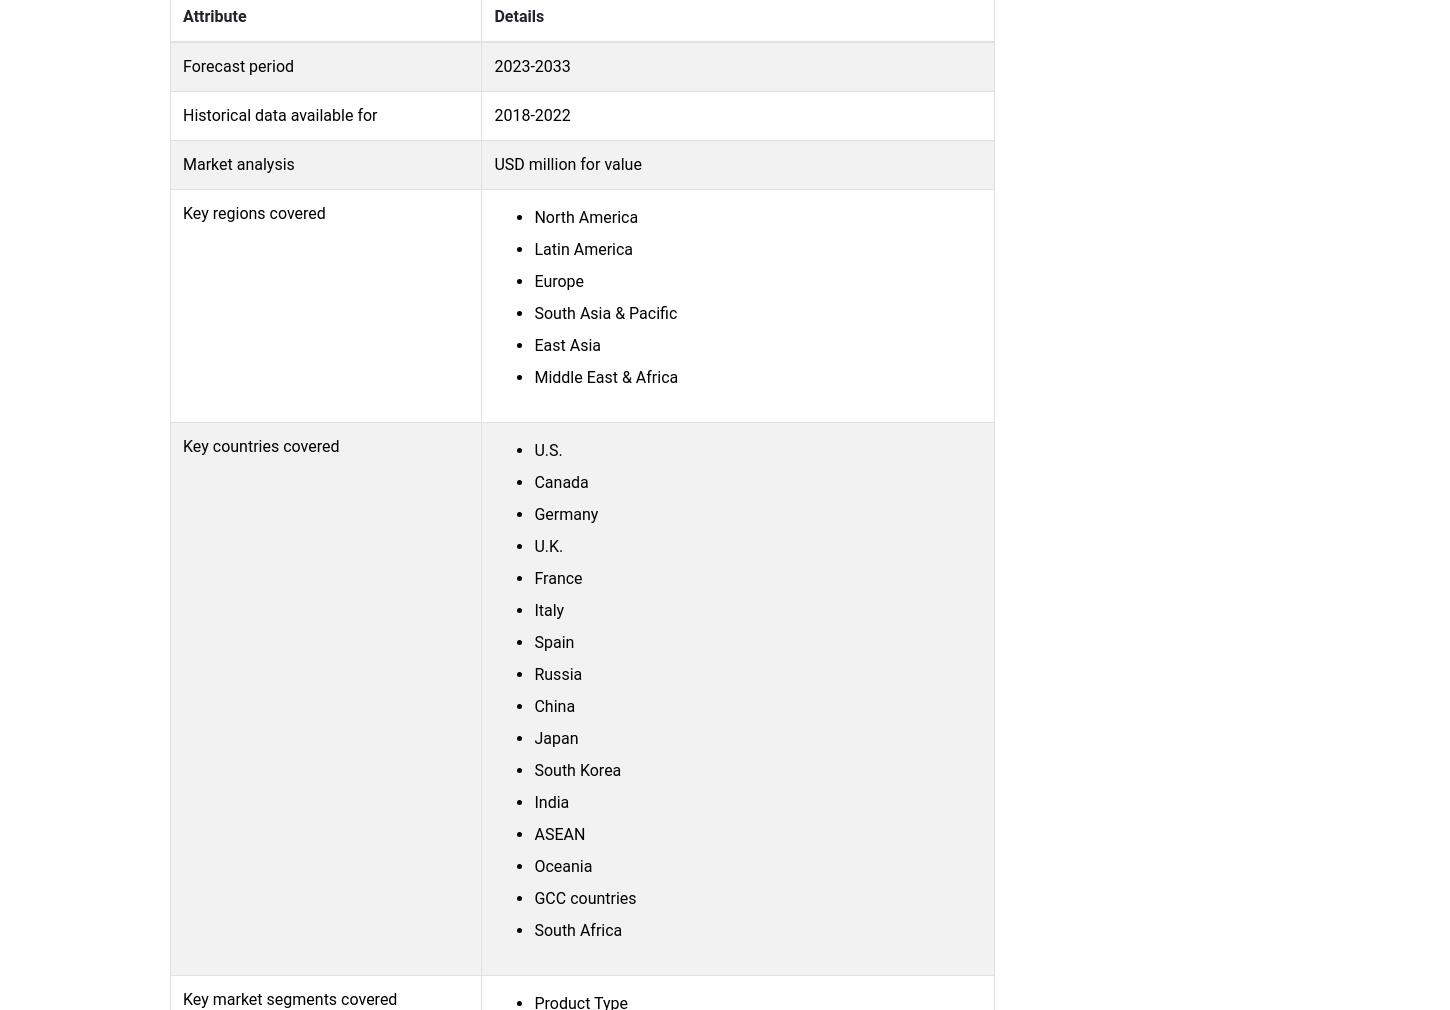 This screenshot has height=1010, width=1450. I want to click on 'South Africa', so click(577, 929).